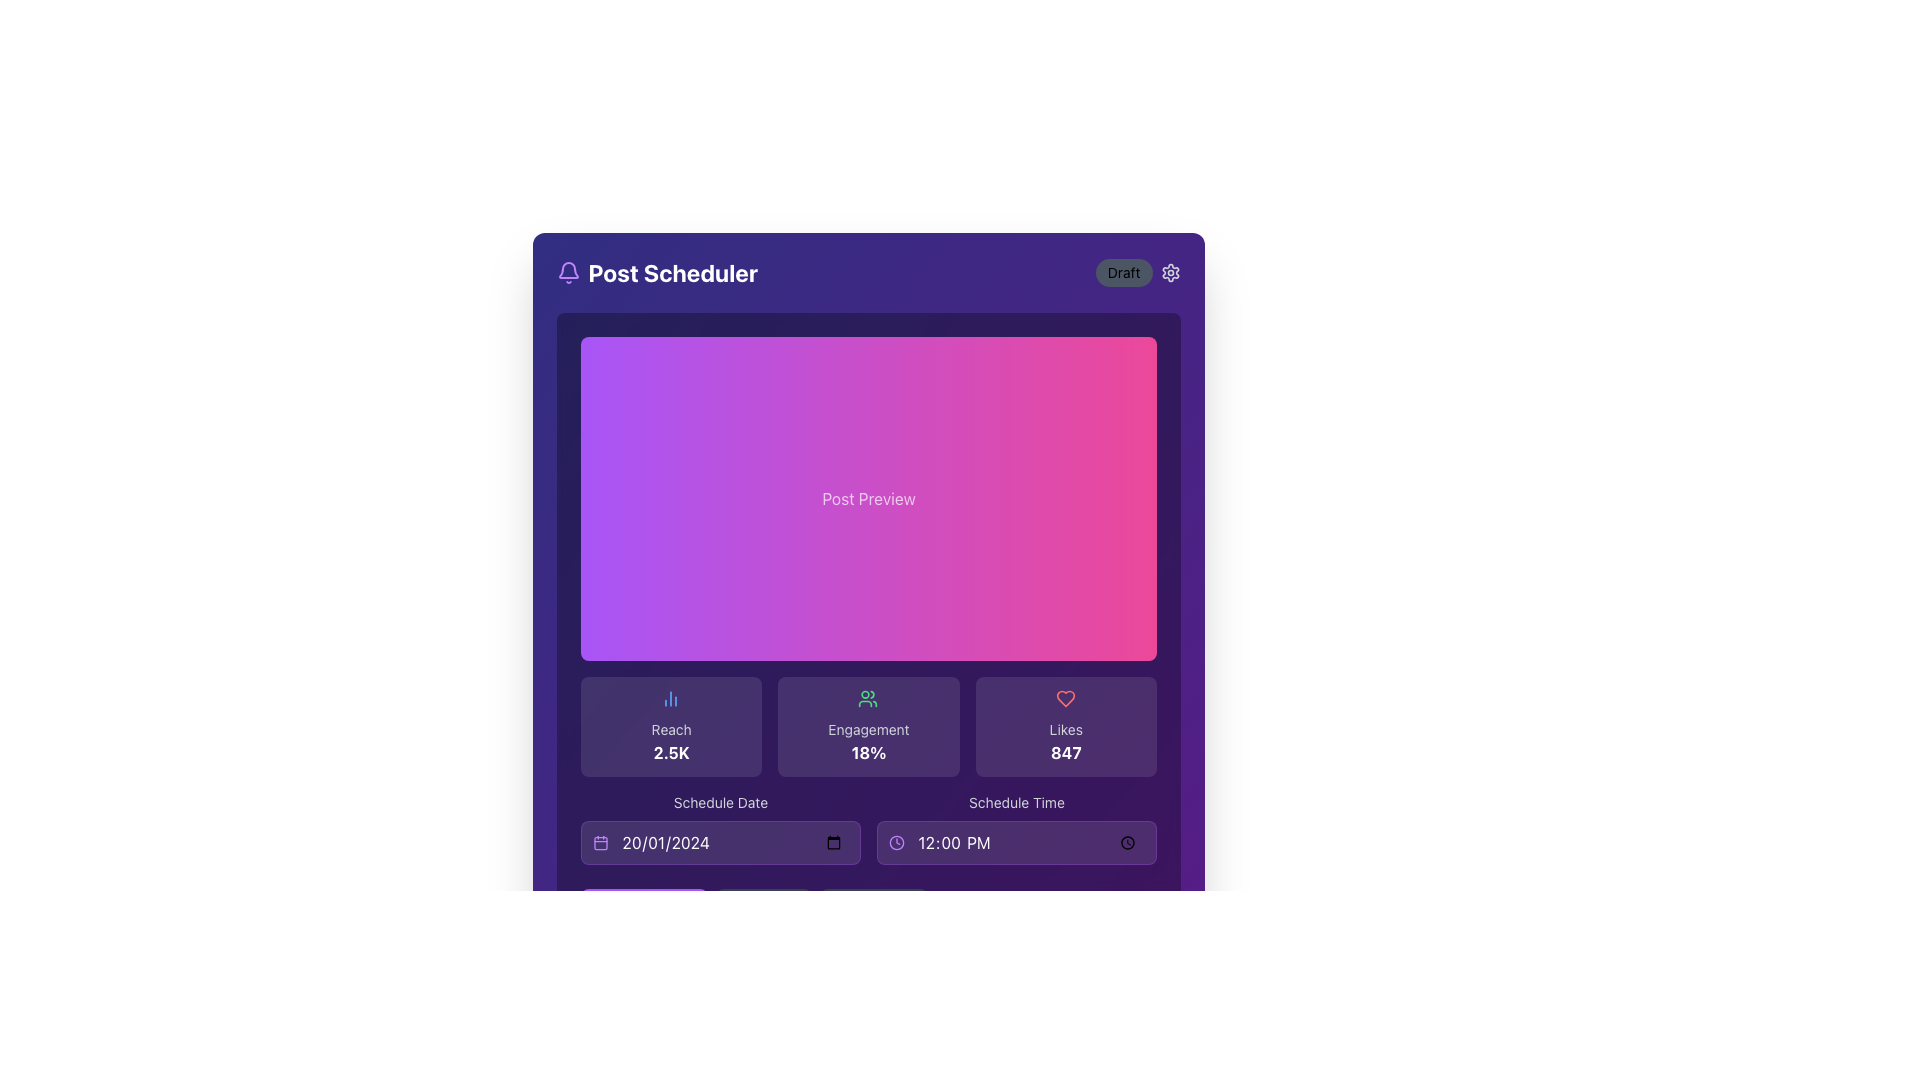 This screenshot has height=1080, width=1920. I want to click on the Text Label that indicates the purpose or content of the associated gradient box, located in the upper-central area of the interface, so click(868, 497).